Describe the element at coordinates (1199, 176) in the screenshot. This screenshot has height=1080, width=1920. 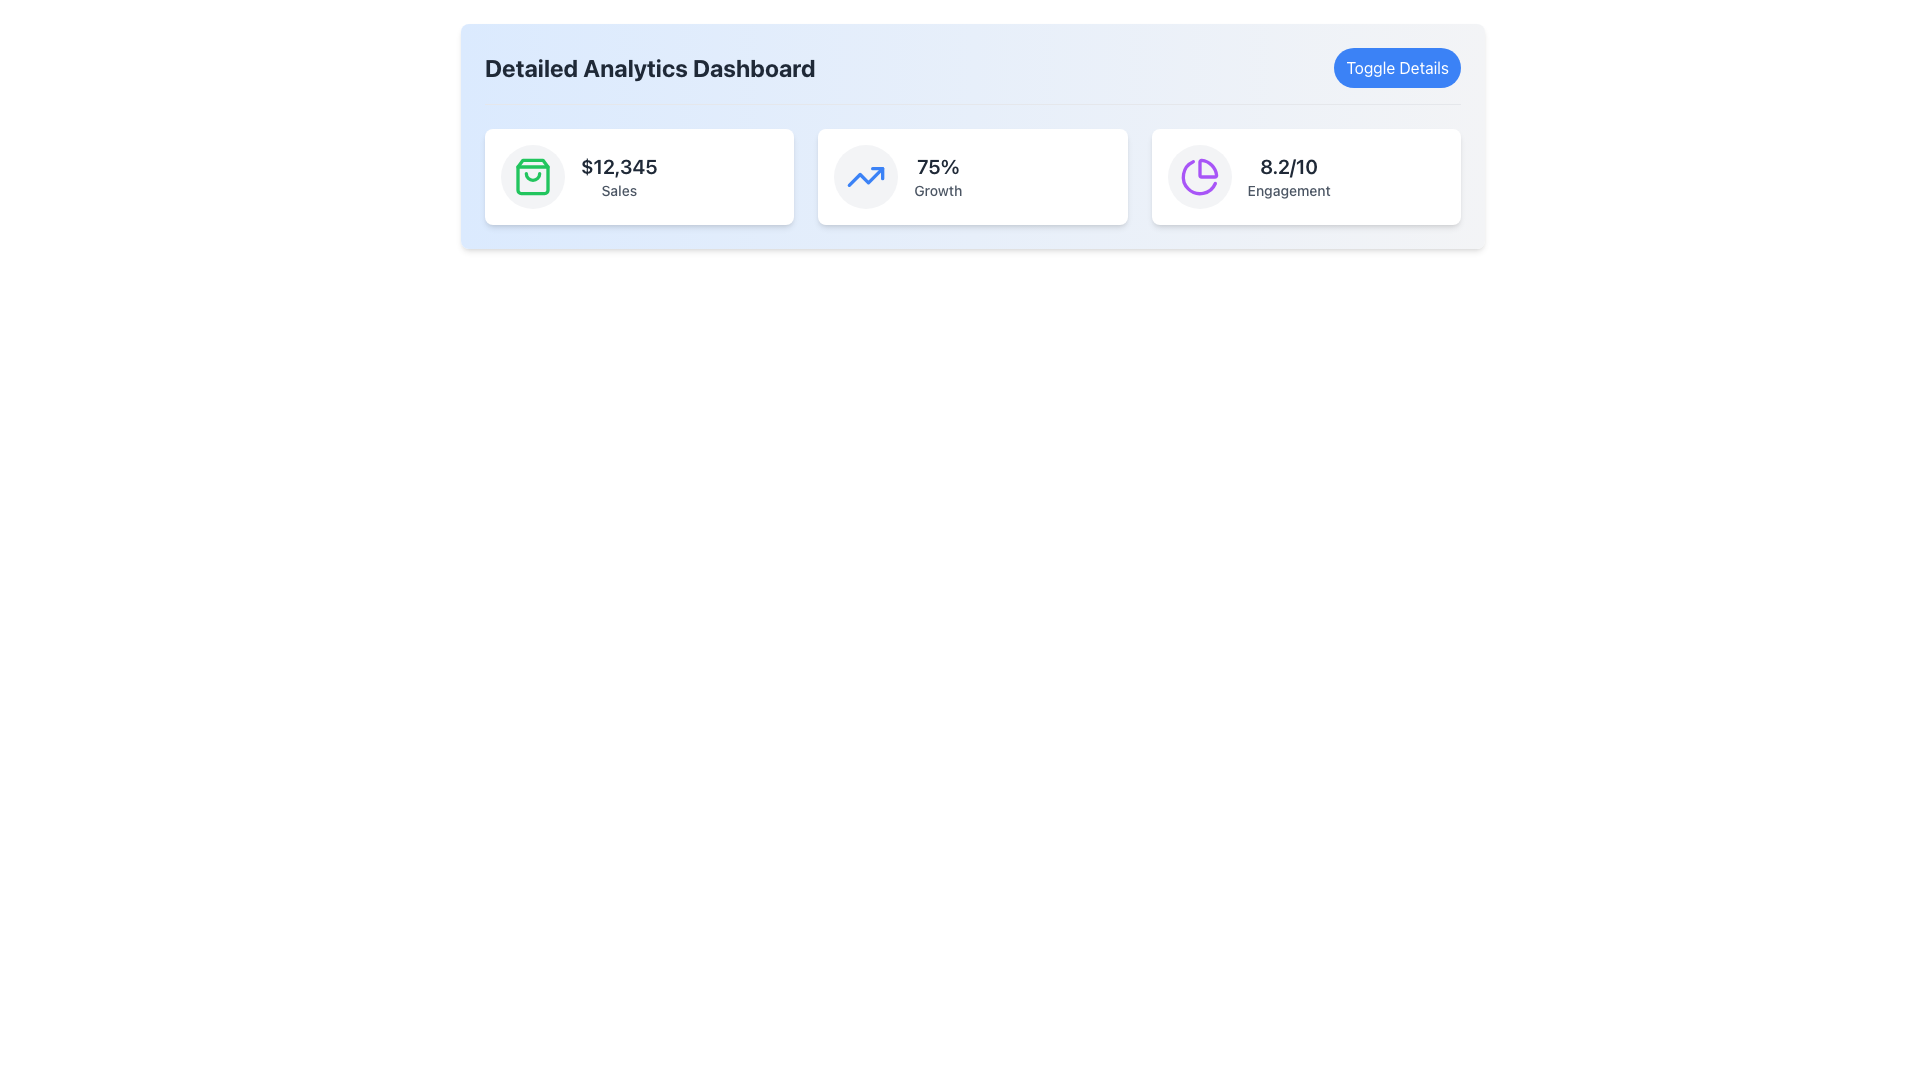
I see `the circular icon with a pie chart graphic, which has a light gray background and purple pie chart, located near the text '8.2/10' and 'Engagement'` at that location.